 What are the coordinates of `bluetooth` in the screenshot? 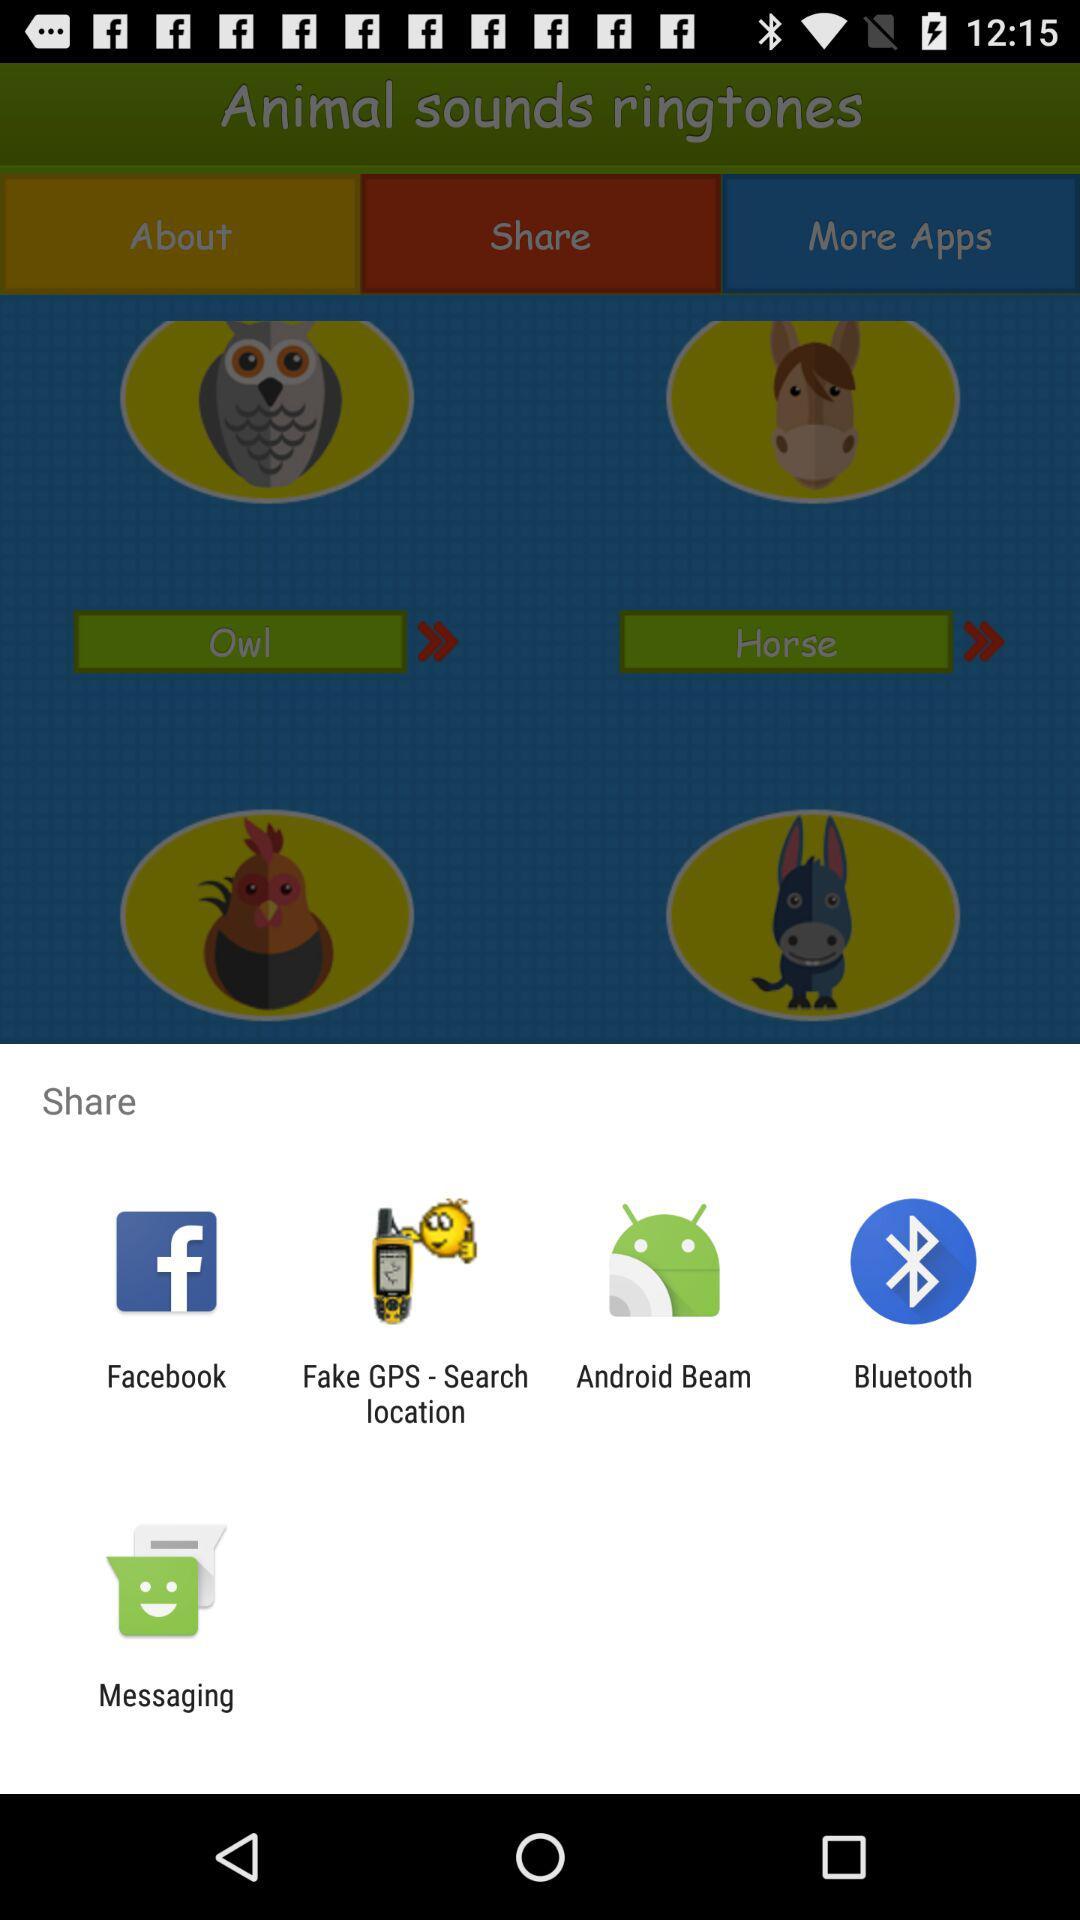 It's located at (913, 1392).